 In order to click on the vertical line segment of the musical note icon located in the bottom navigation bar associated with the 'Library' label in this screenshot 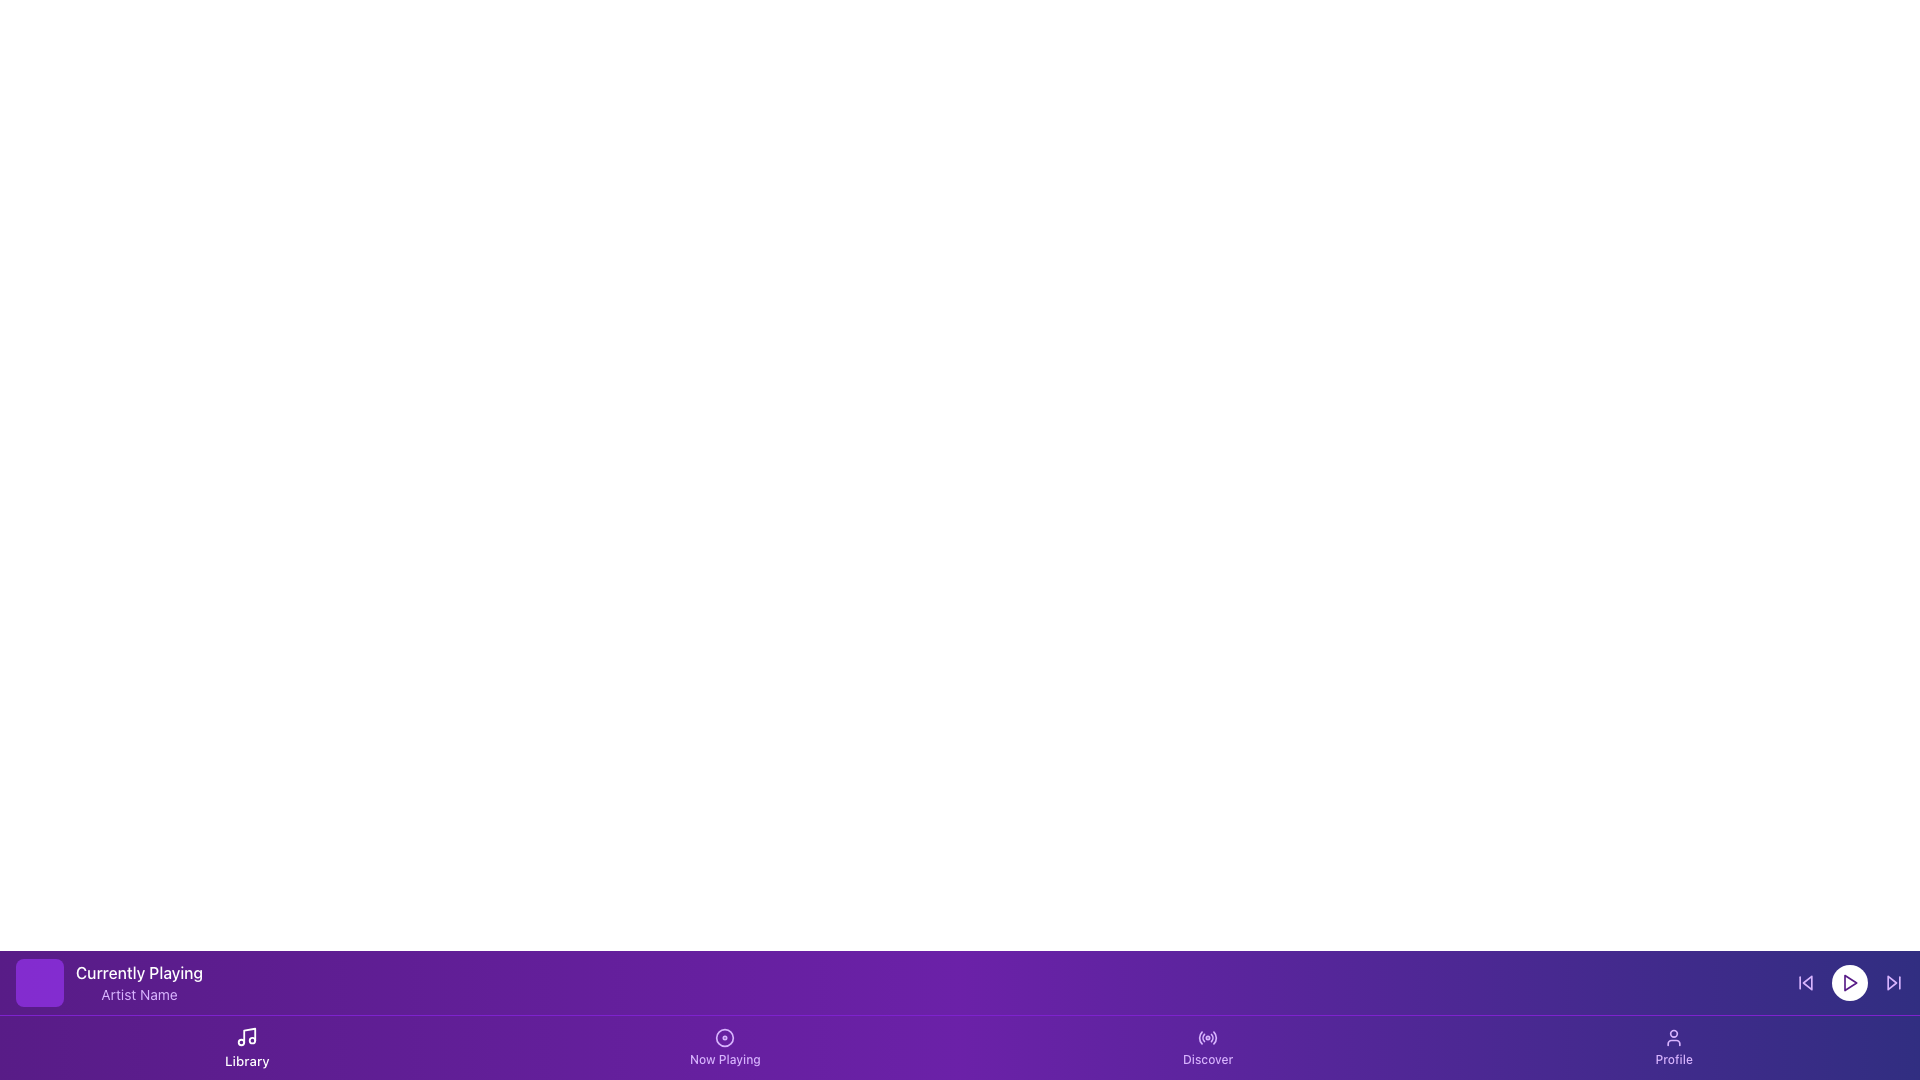, I will do `click(249, 1035)`.